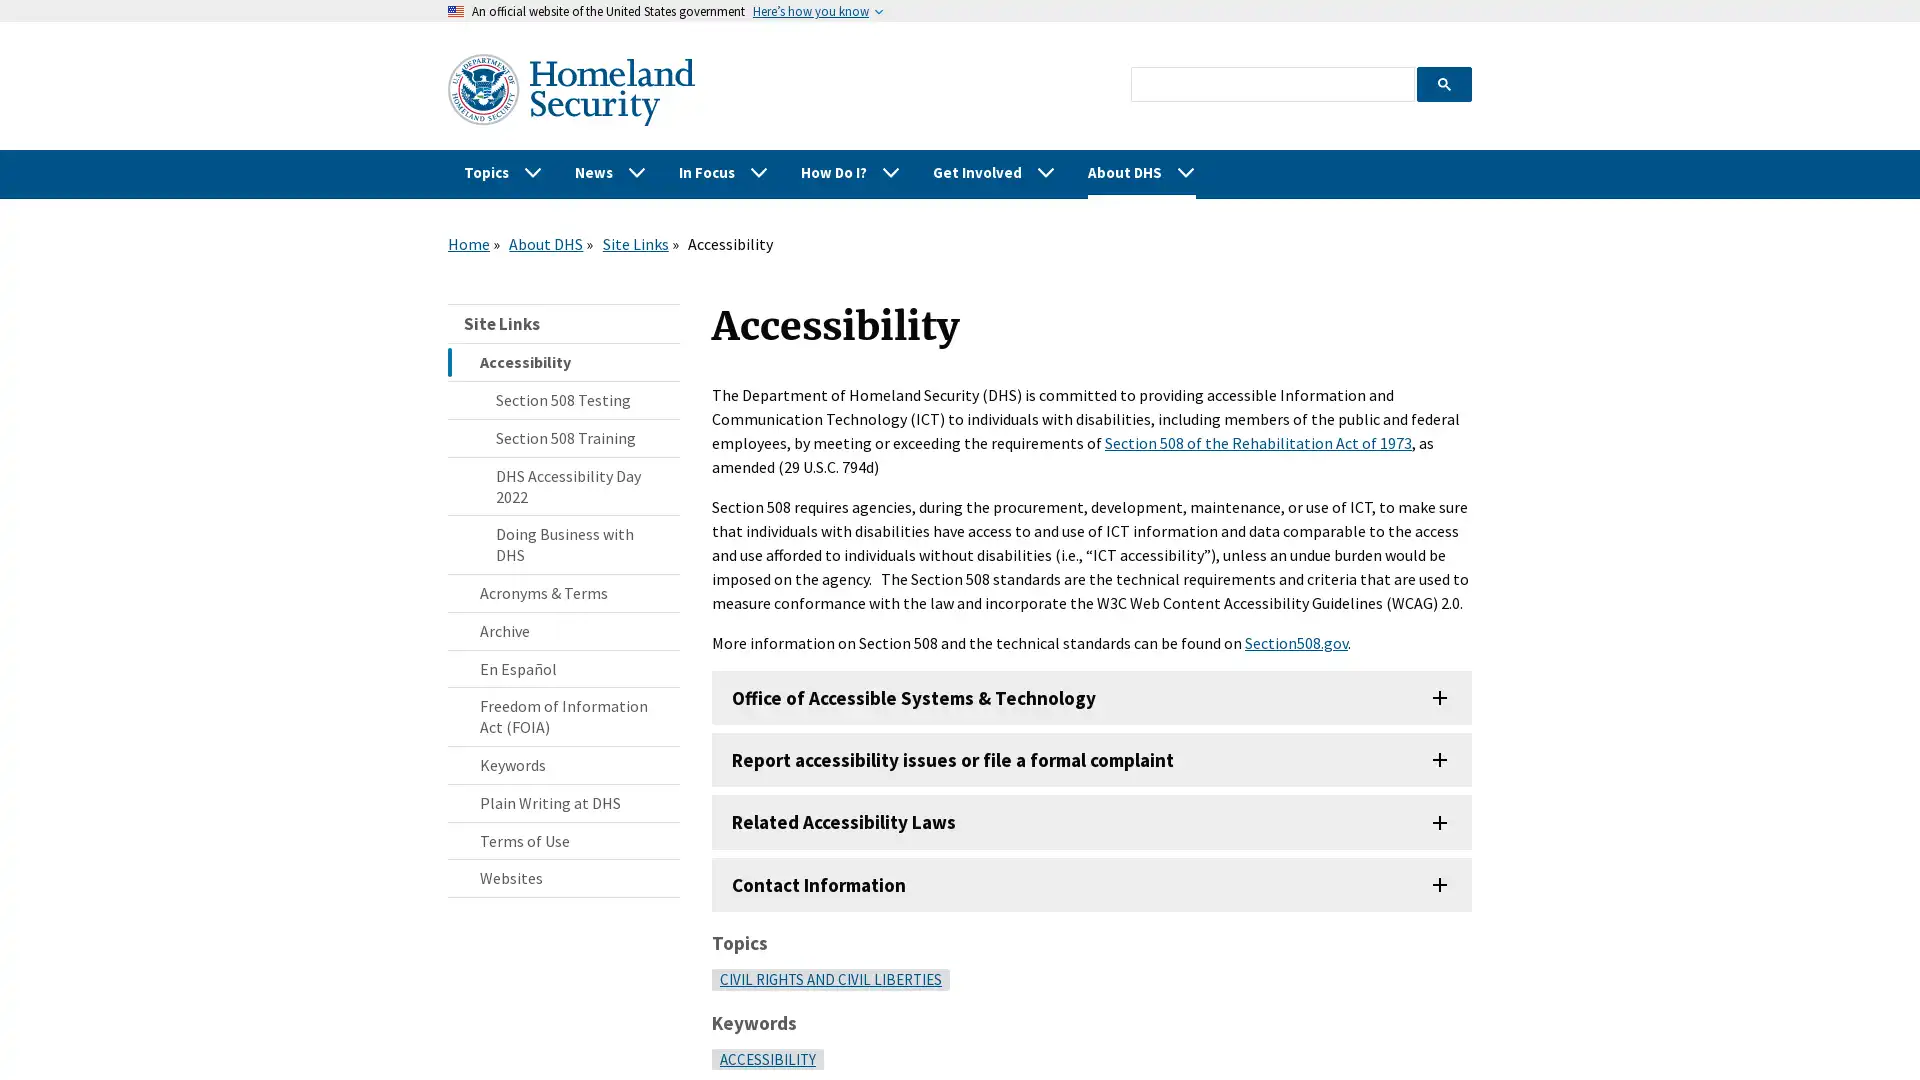 The width and height of the screenshot is (1920, 1080). What do you see at coordinates (811, 11) in the screenshot?
I see `Heres how you know` at bounding box center [811, 11].